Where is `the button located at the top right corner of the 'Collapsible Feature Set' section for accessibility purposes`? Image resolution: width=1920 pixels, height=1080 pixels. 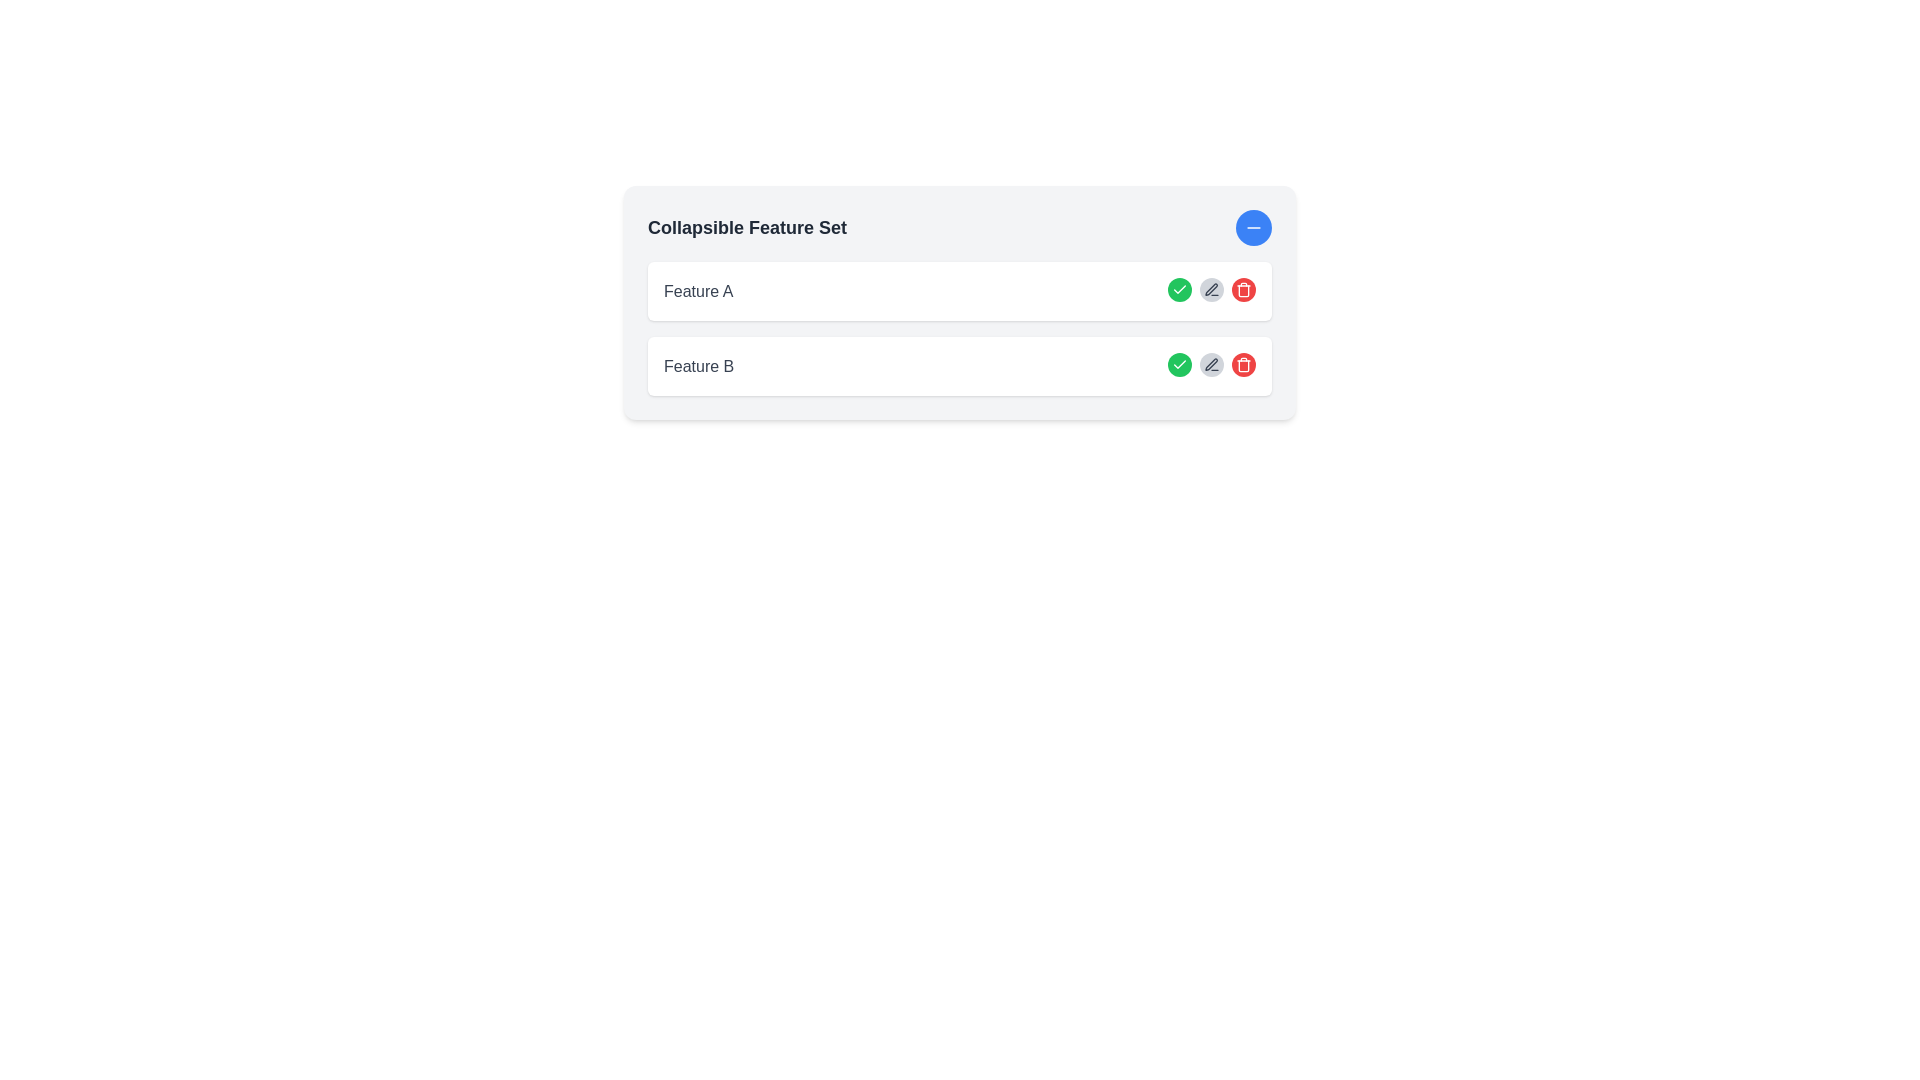
the button located at the top right corner of the 'Collapsible Feature Set' section for accessibility purposes is located at coordinates (1252, 226).